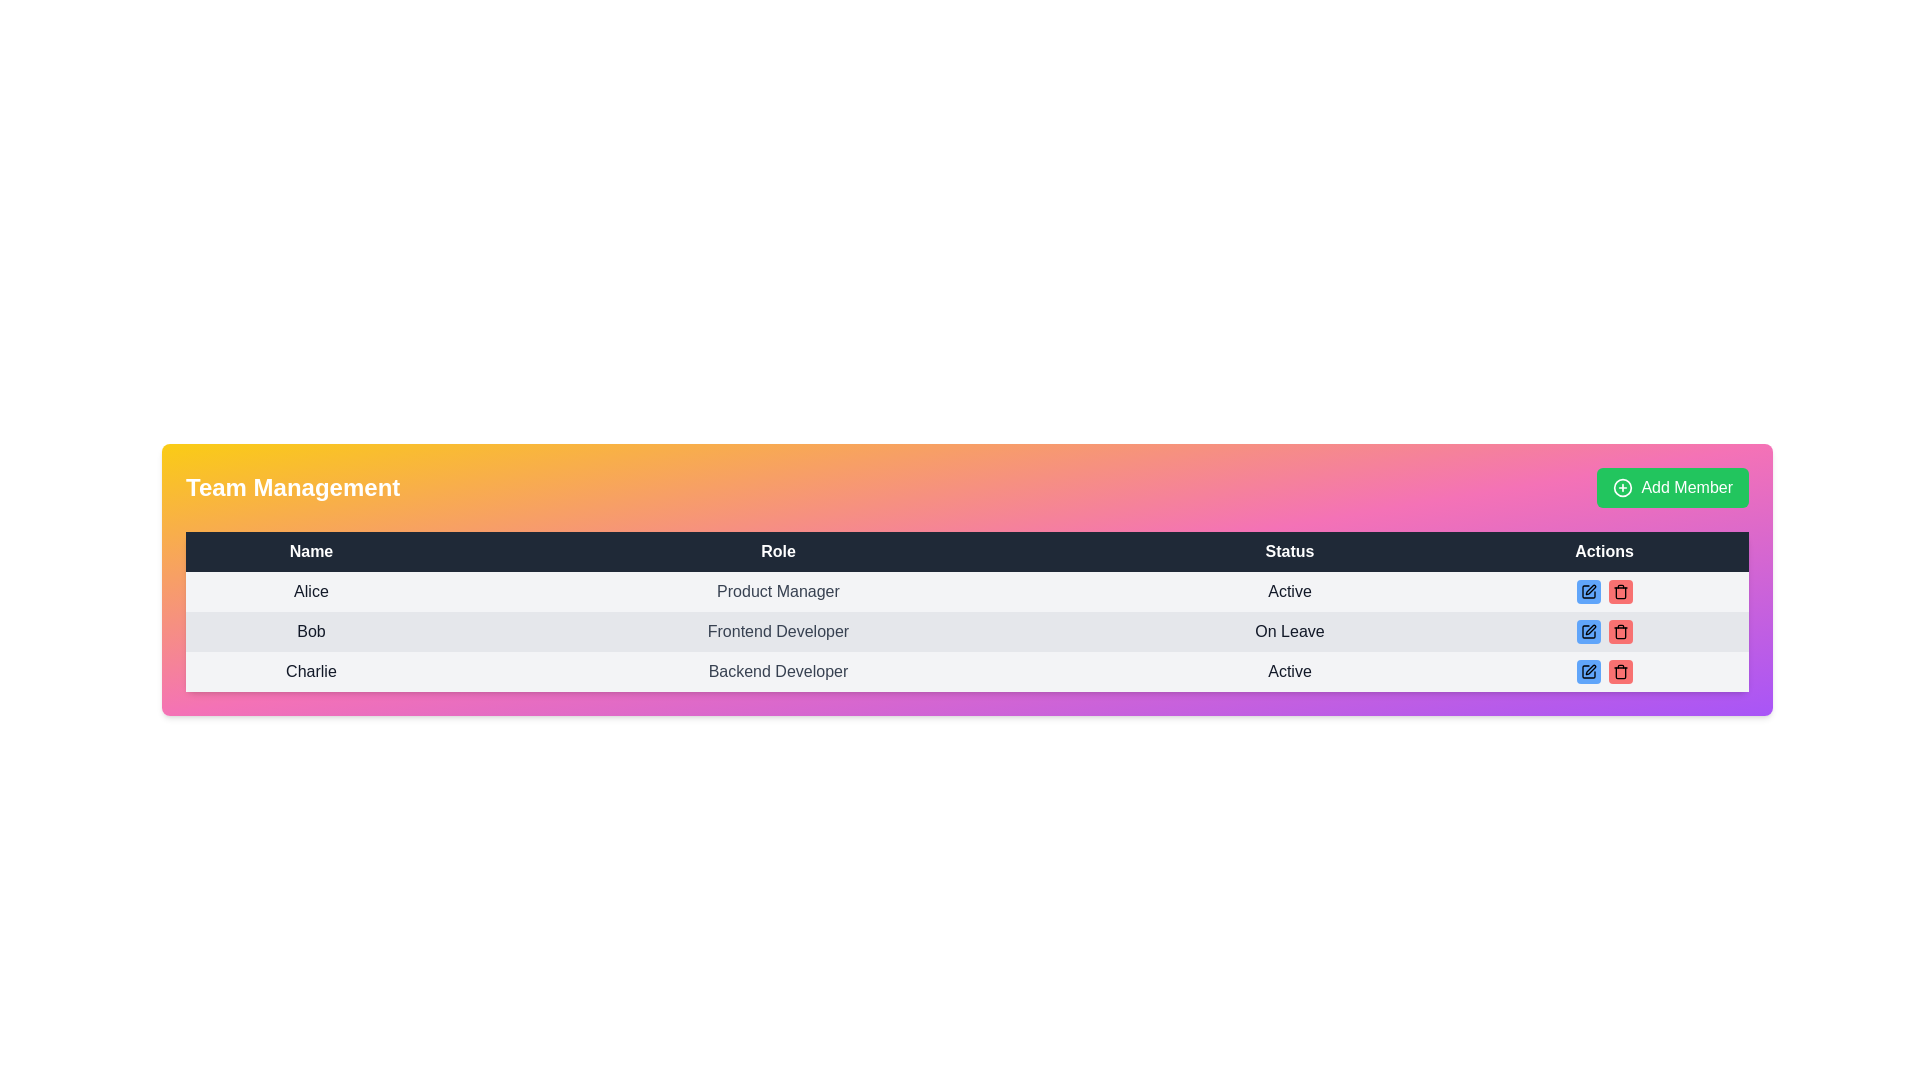 This screenshot has height=1080, width=1920. What do you see at coordinates (310, 632) in the screenshot?
I see `the Text Label displaying the name of the team member 'Bob' in the team management interface` at bounding box center [310, 632].